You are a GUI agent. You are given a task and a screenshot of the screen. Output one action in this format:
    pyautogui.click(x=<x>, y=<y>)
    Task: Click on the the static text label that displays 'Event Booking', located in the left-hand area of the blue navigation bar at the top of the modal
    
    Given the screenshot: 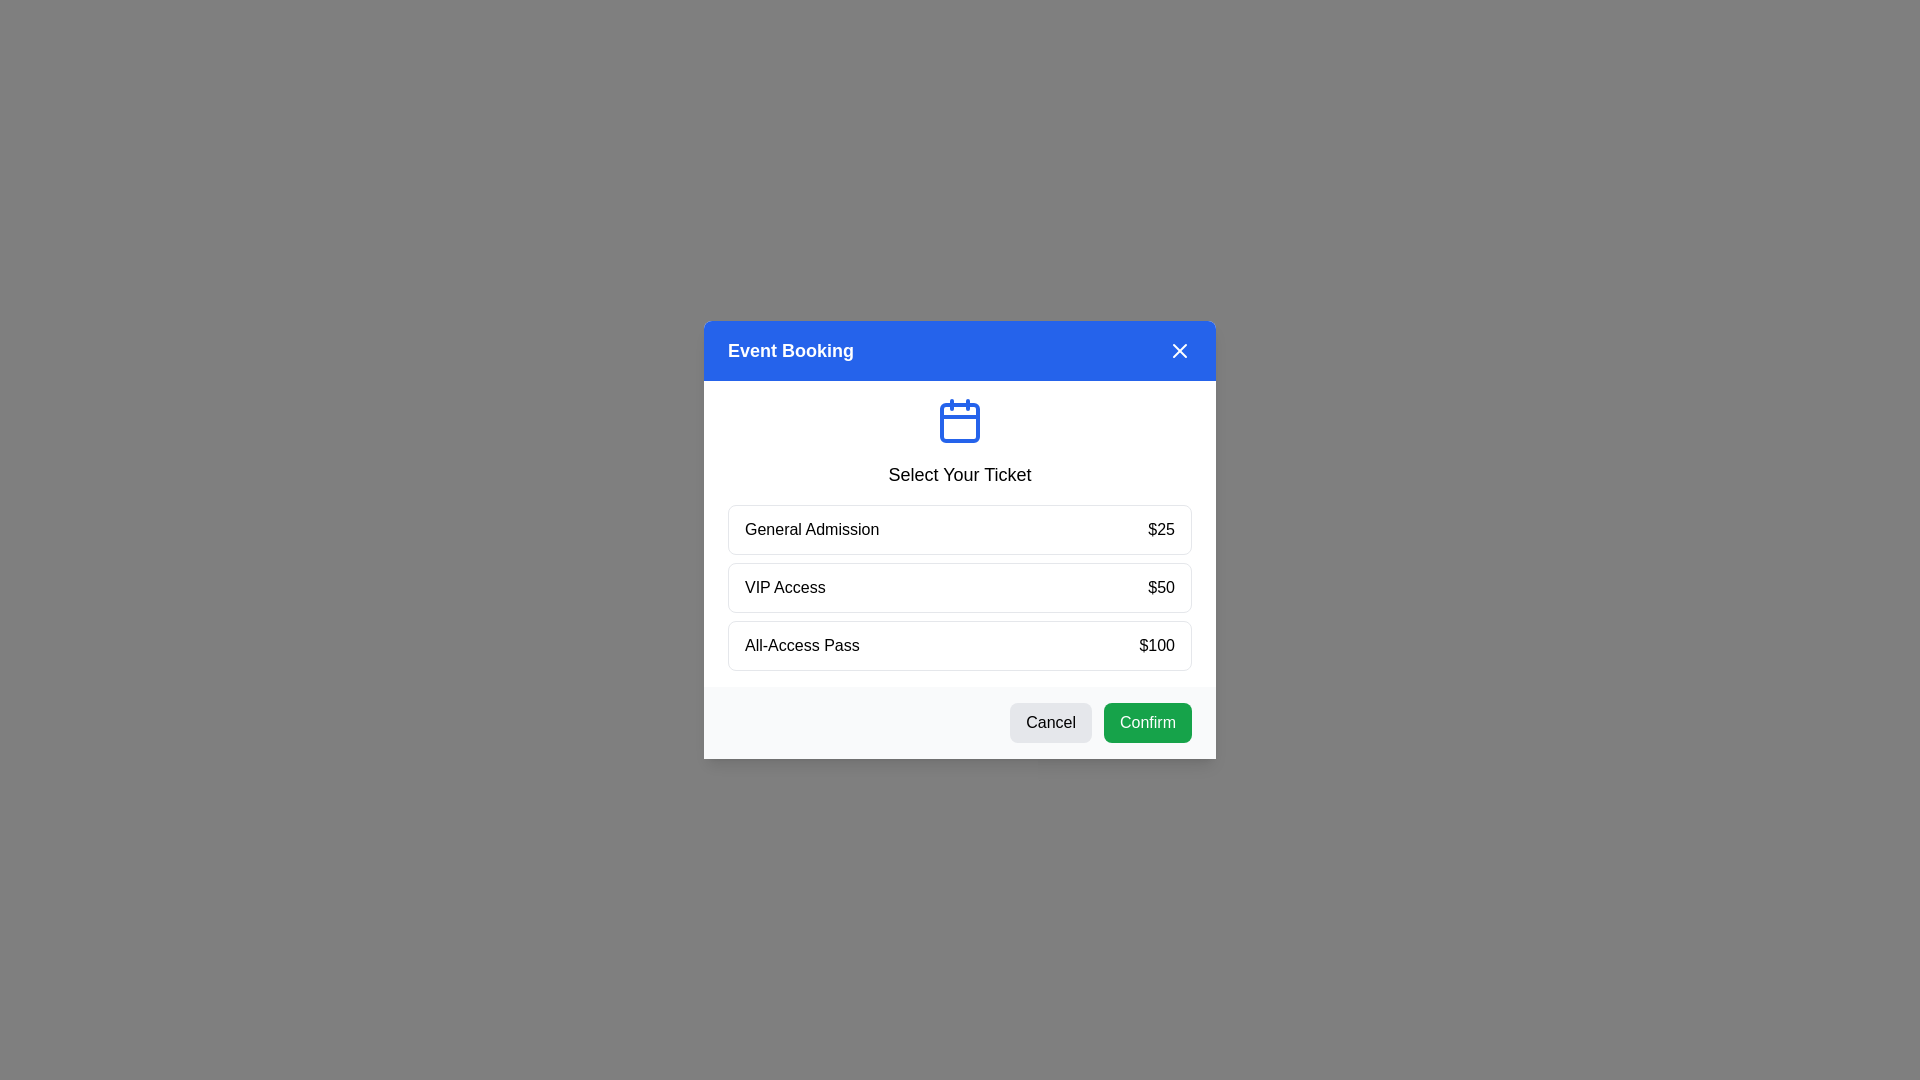 What is the action you would take?
    pyautogui.click(x=790, y=350)
    